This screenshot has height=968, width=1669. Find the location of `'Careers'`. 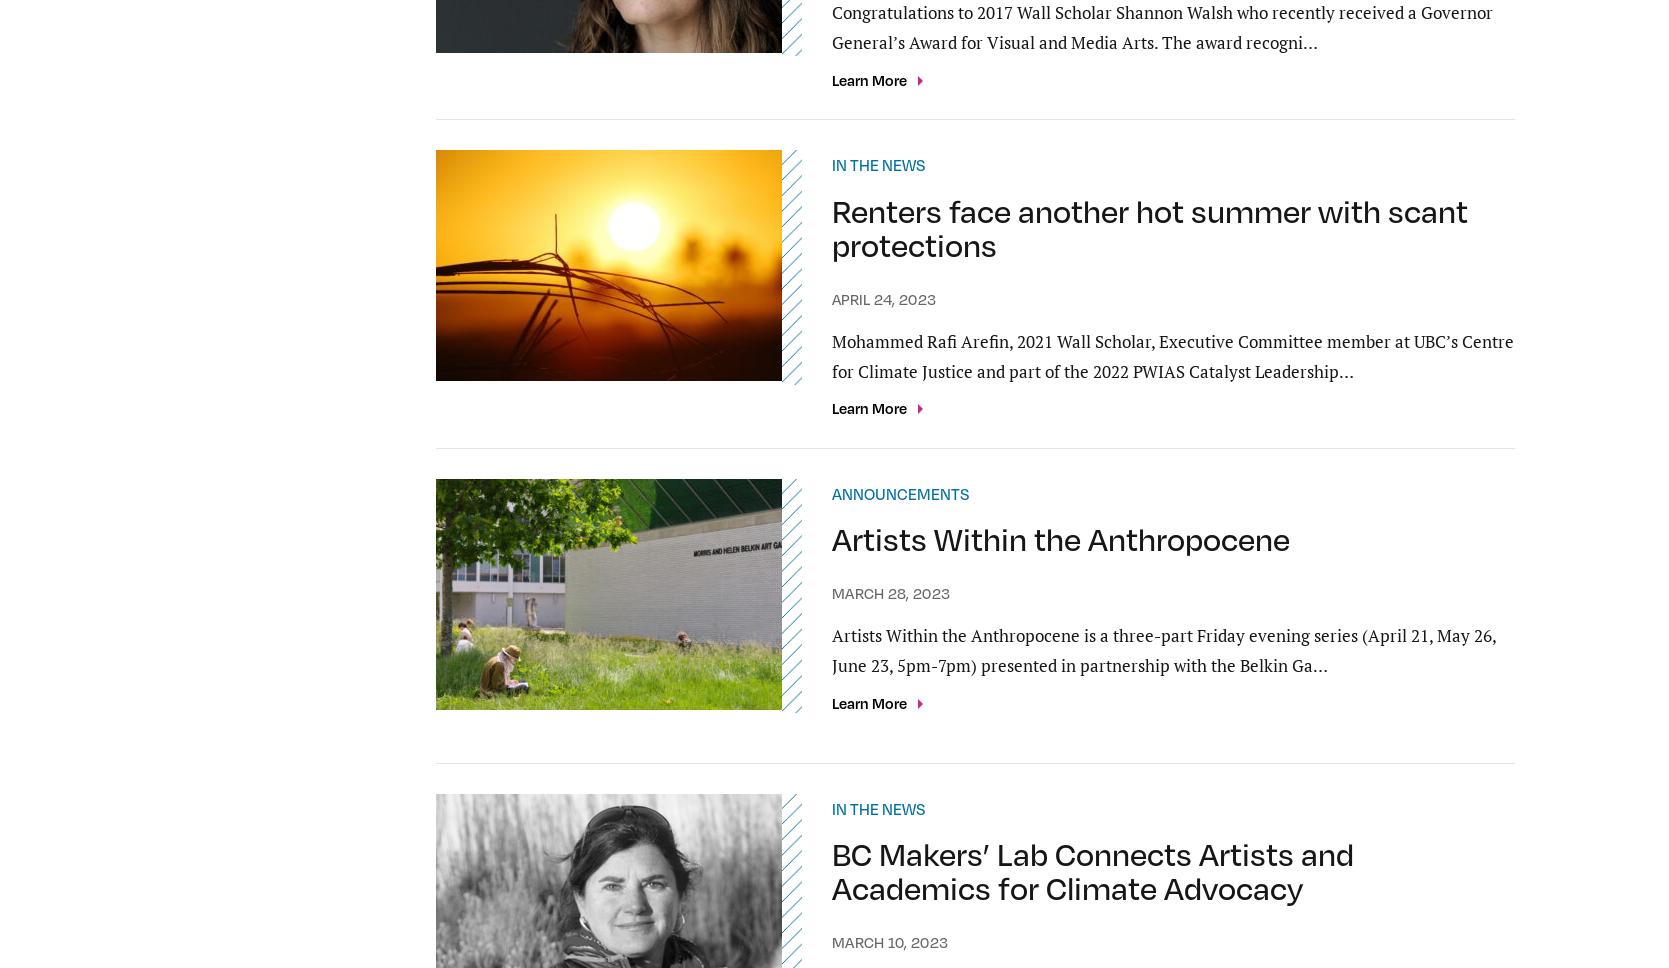

'Careers' is located at coordinates (770, 890).